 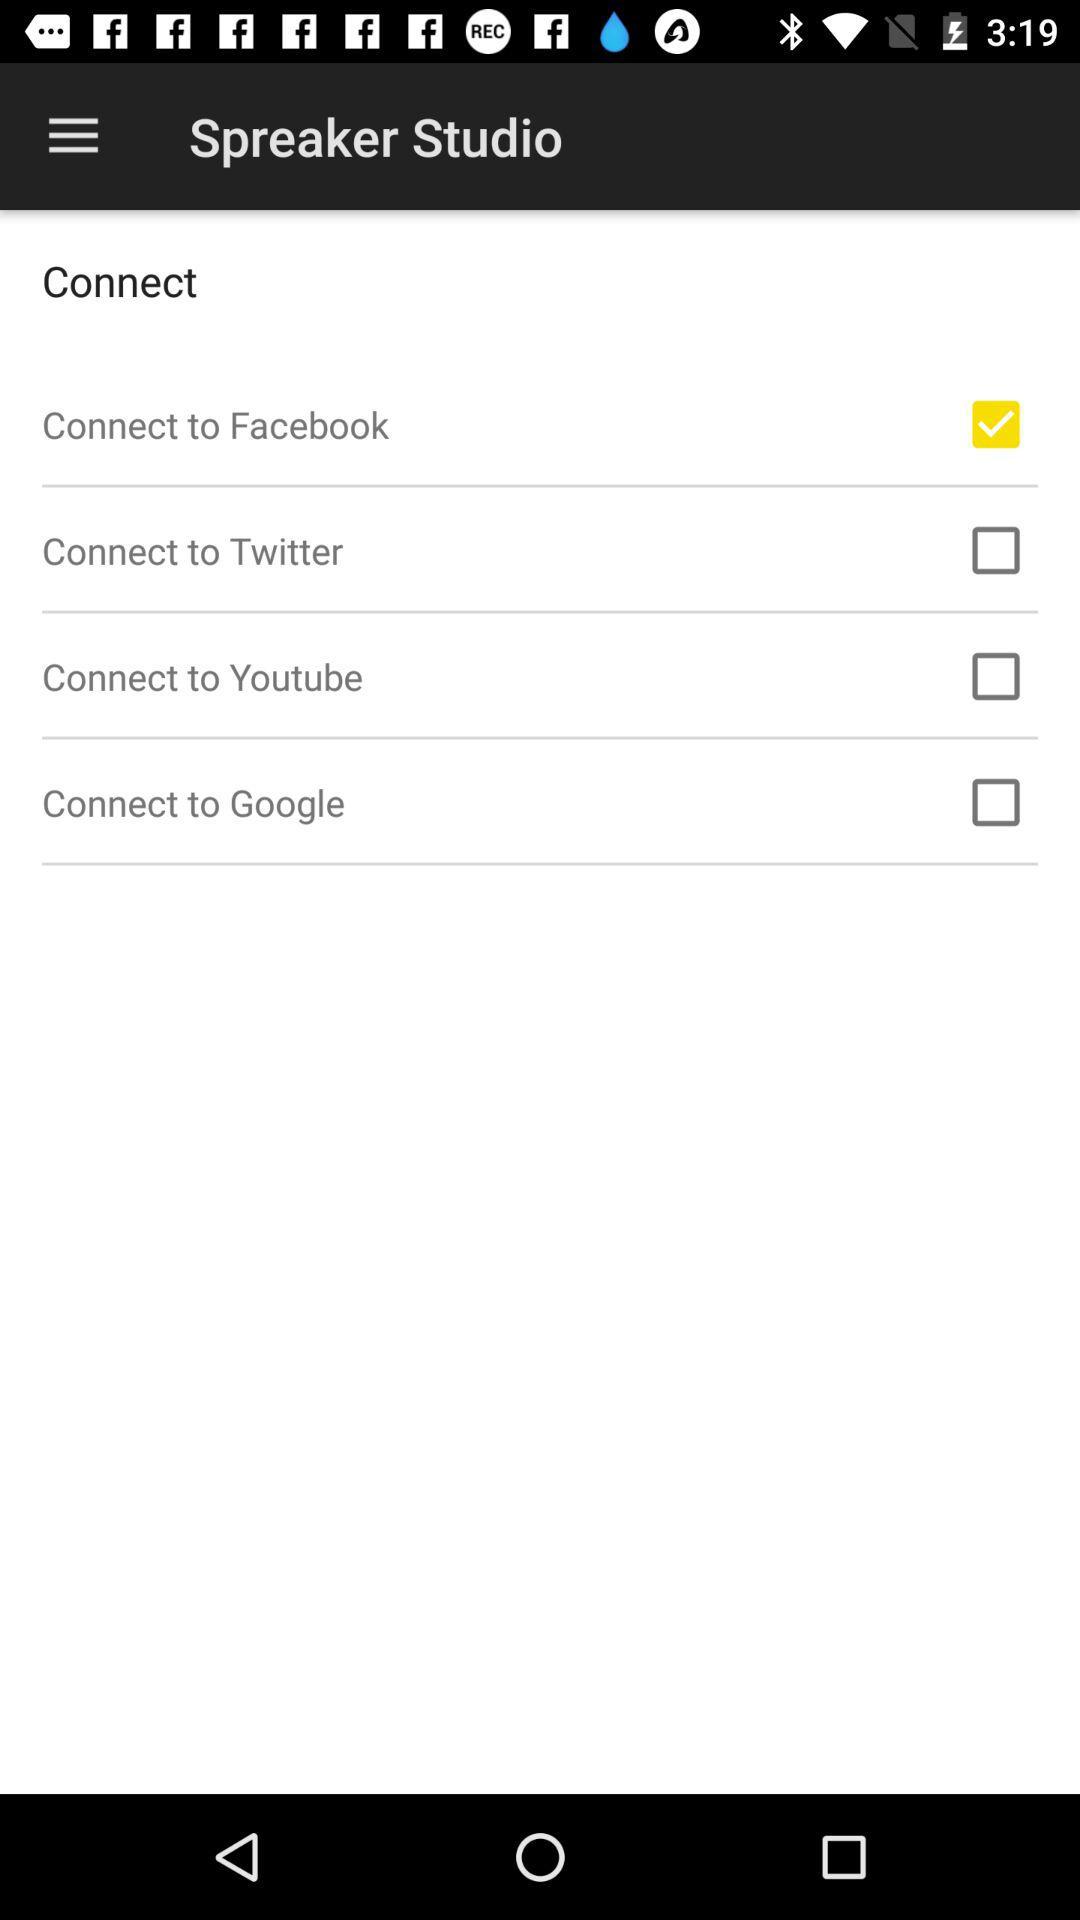 I want to click on connect to youtube, so click(x=995, y=676).